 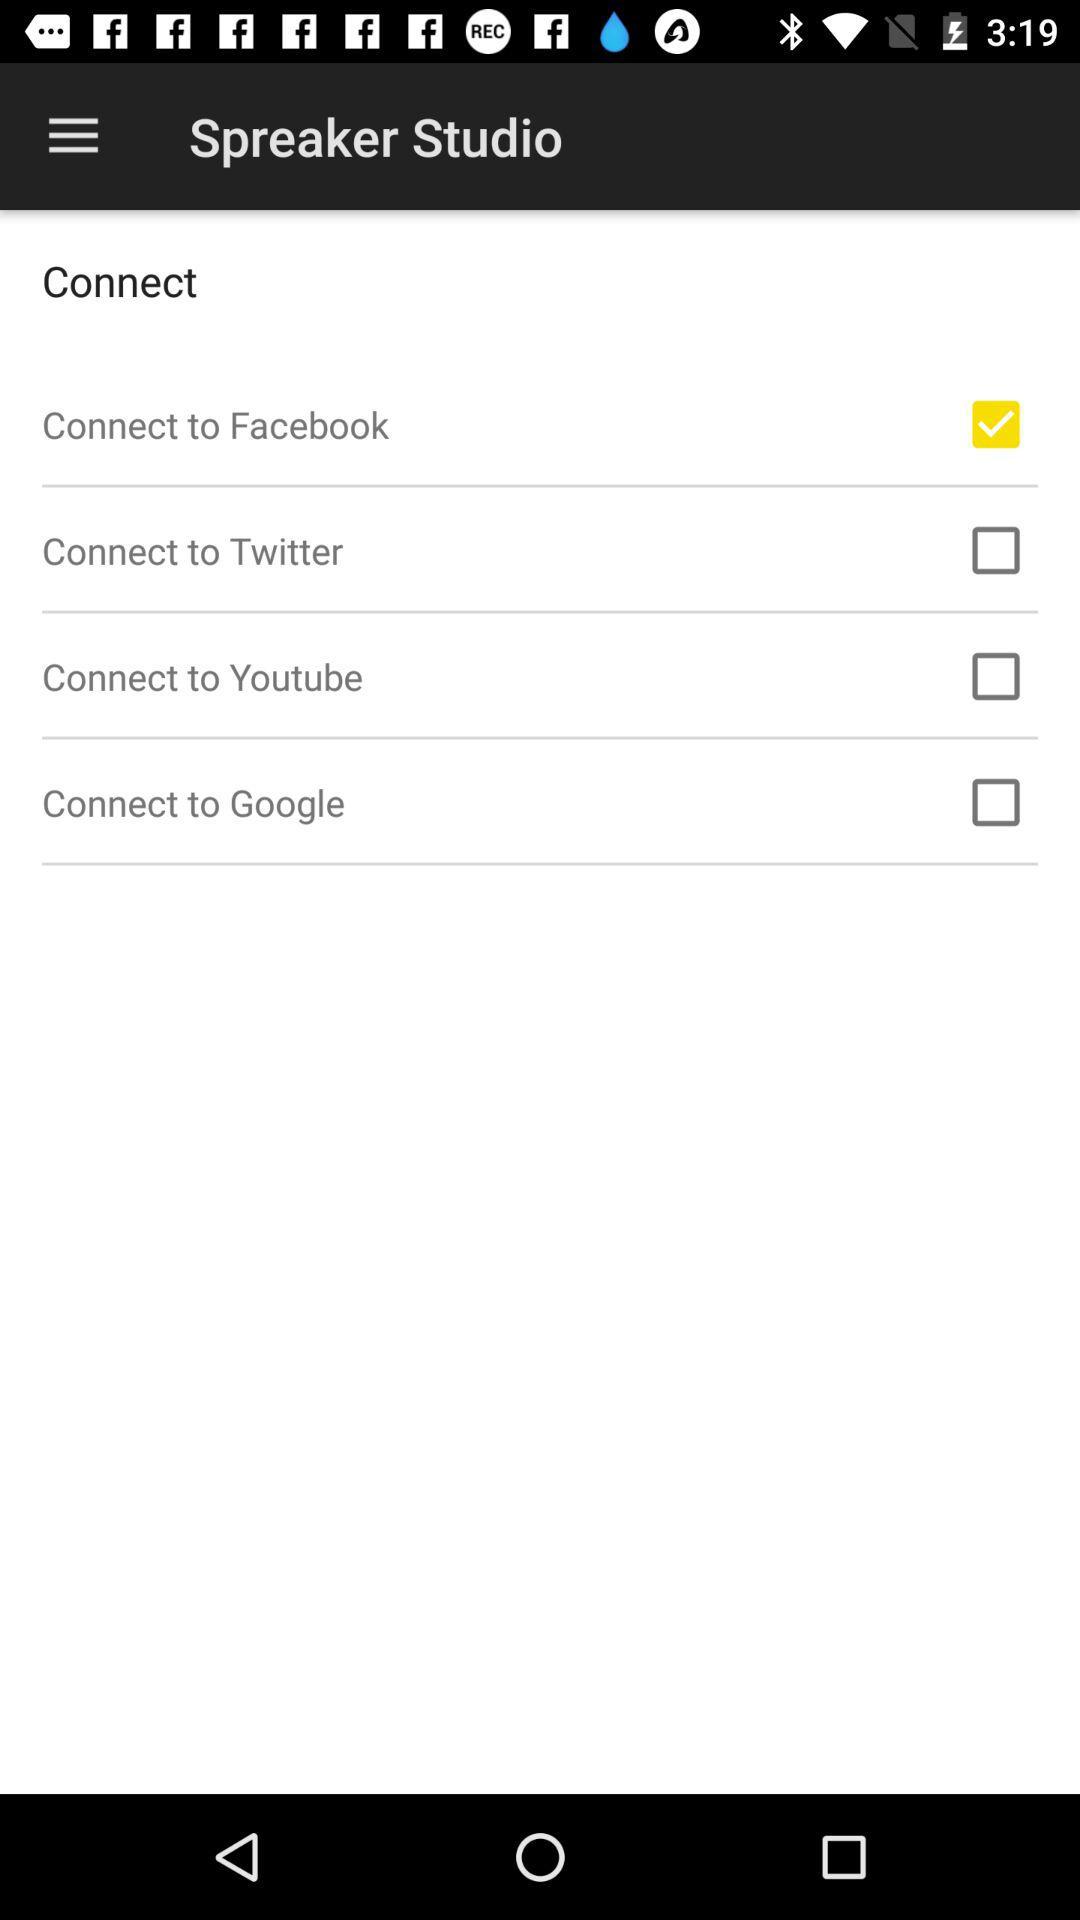 I want to click on connect to youtube, so click(x=995, y=676).